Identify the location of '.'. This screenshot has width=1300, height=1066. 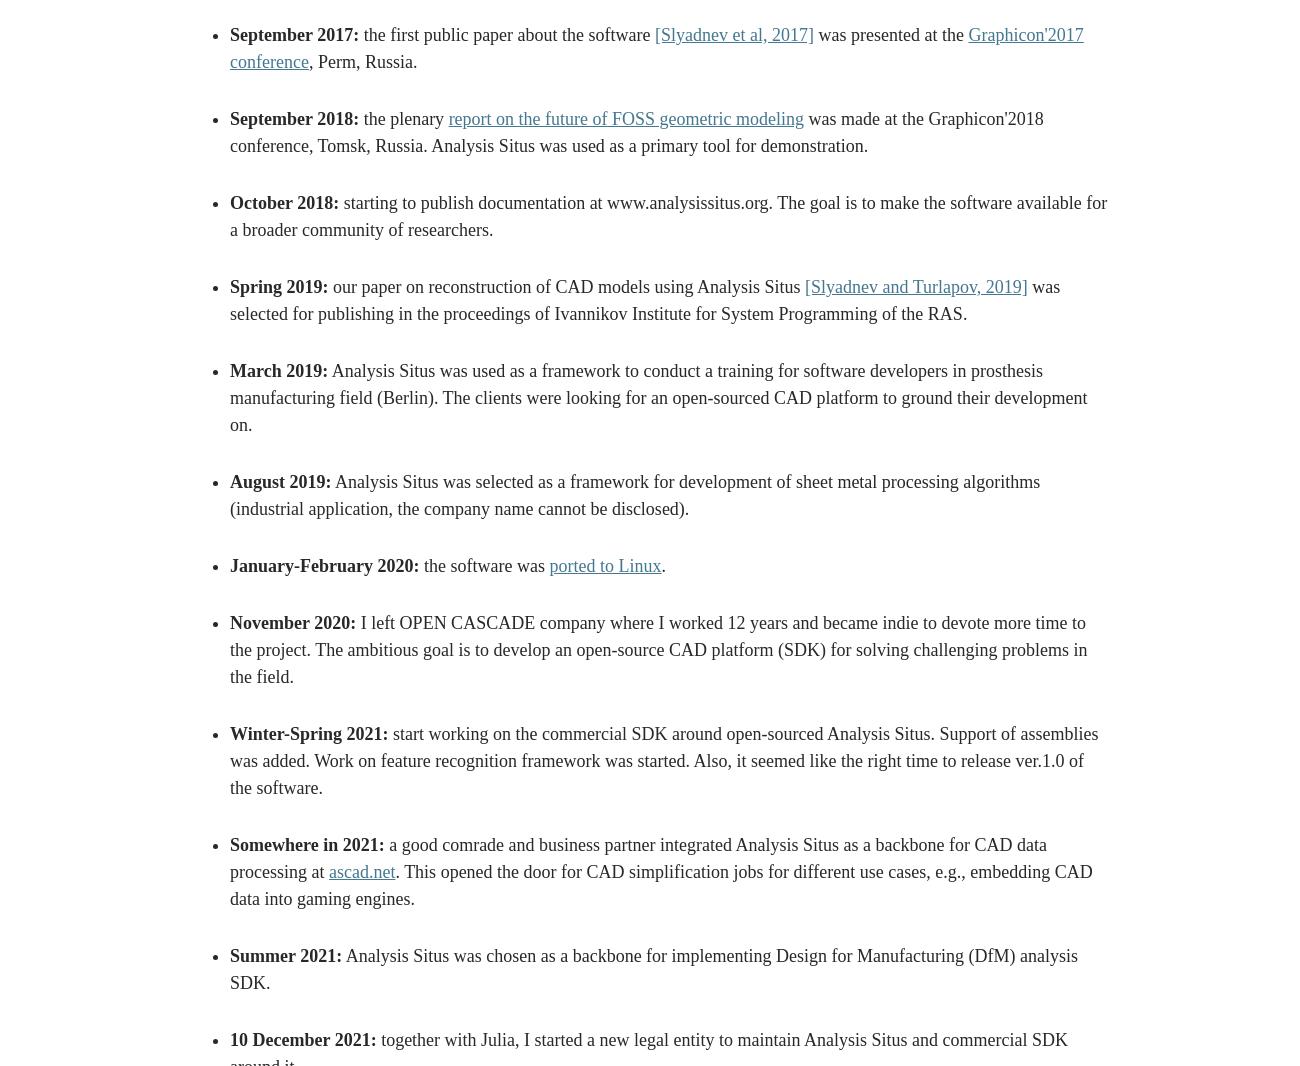
(660, 565).